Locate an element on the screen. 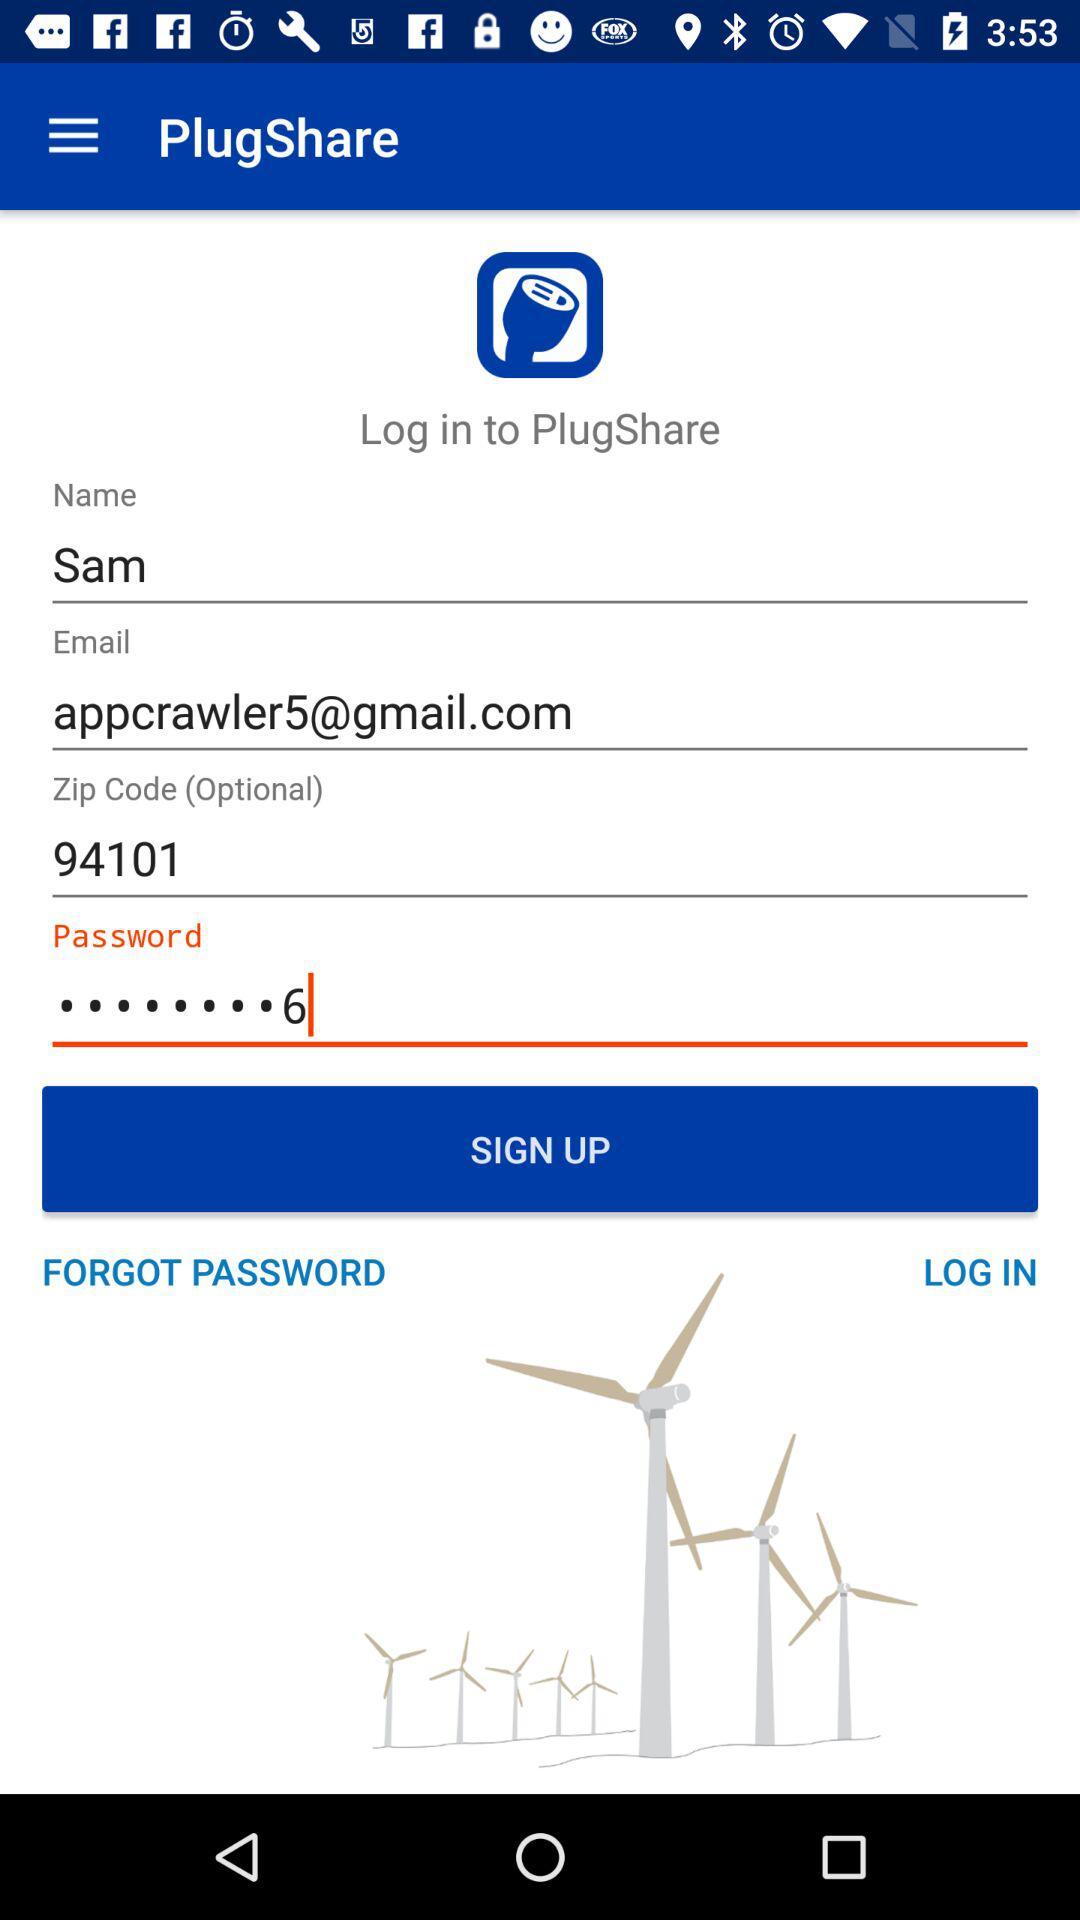 This screenshot has height=1920, width=1080. icon above forgot password is located at coordinates (540, 1148).